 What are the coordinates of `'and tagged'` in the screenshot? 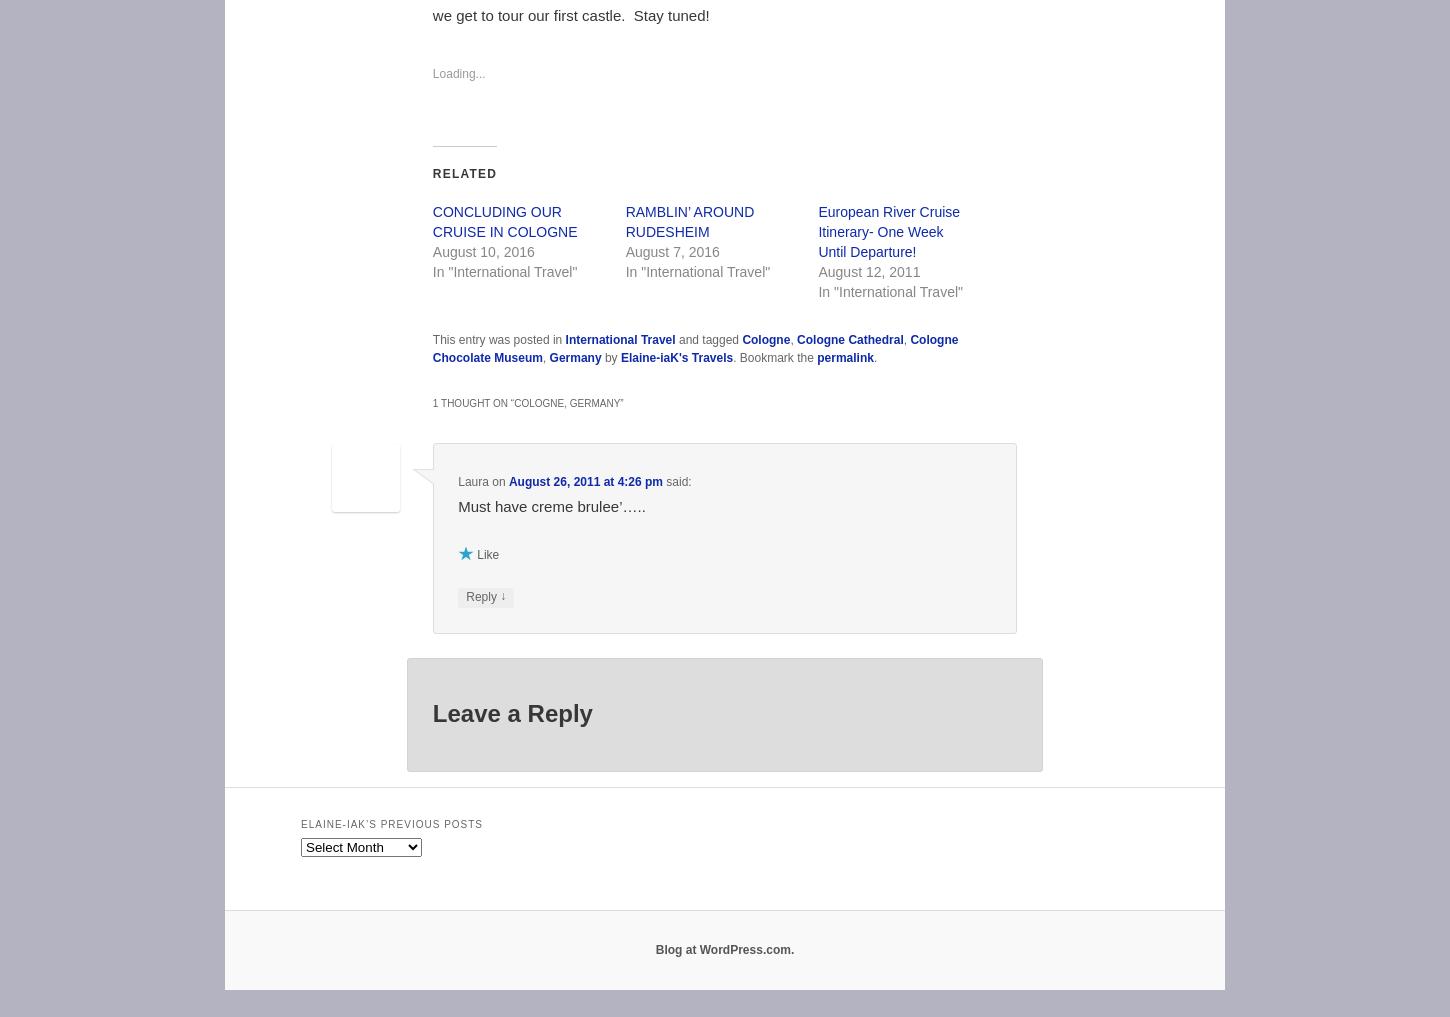 It's located at (707, 338).